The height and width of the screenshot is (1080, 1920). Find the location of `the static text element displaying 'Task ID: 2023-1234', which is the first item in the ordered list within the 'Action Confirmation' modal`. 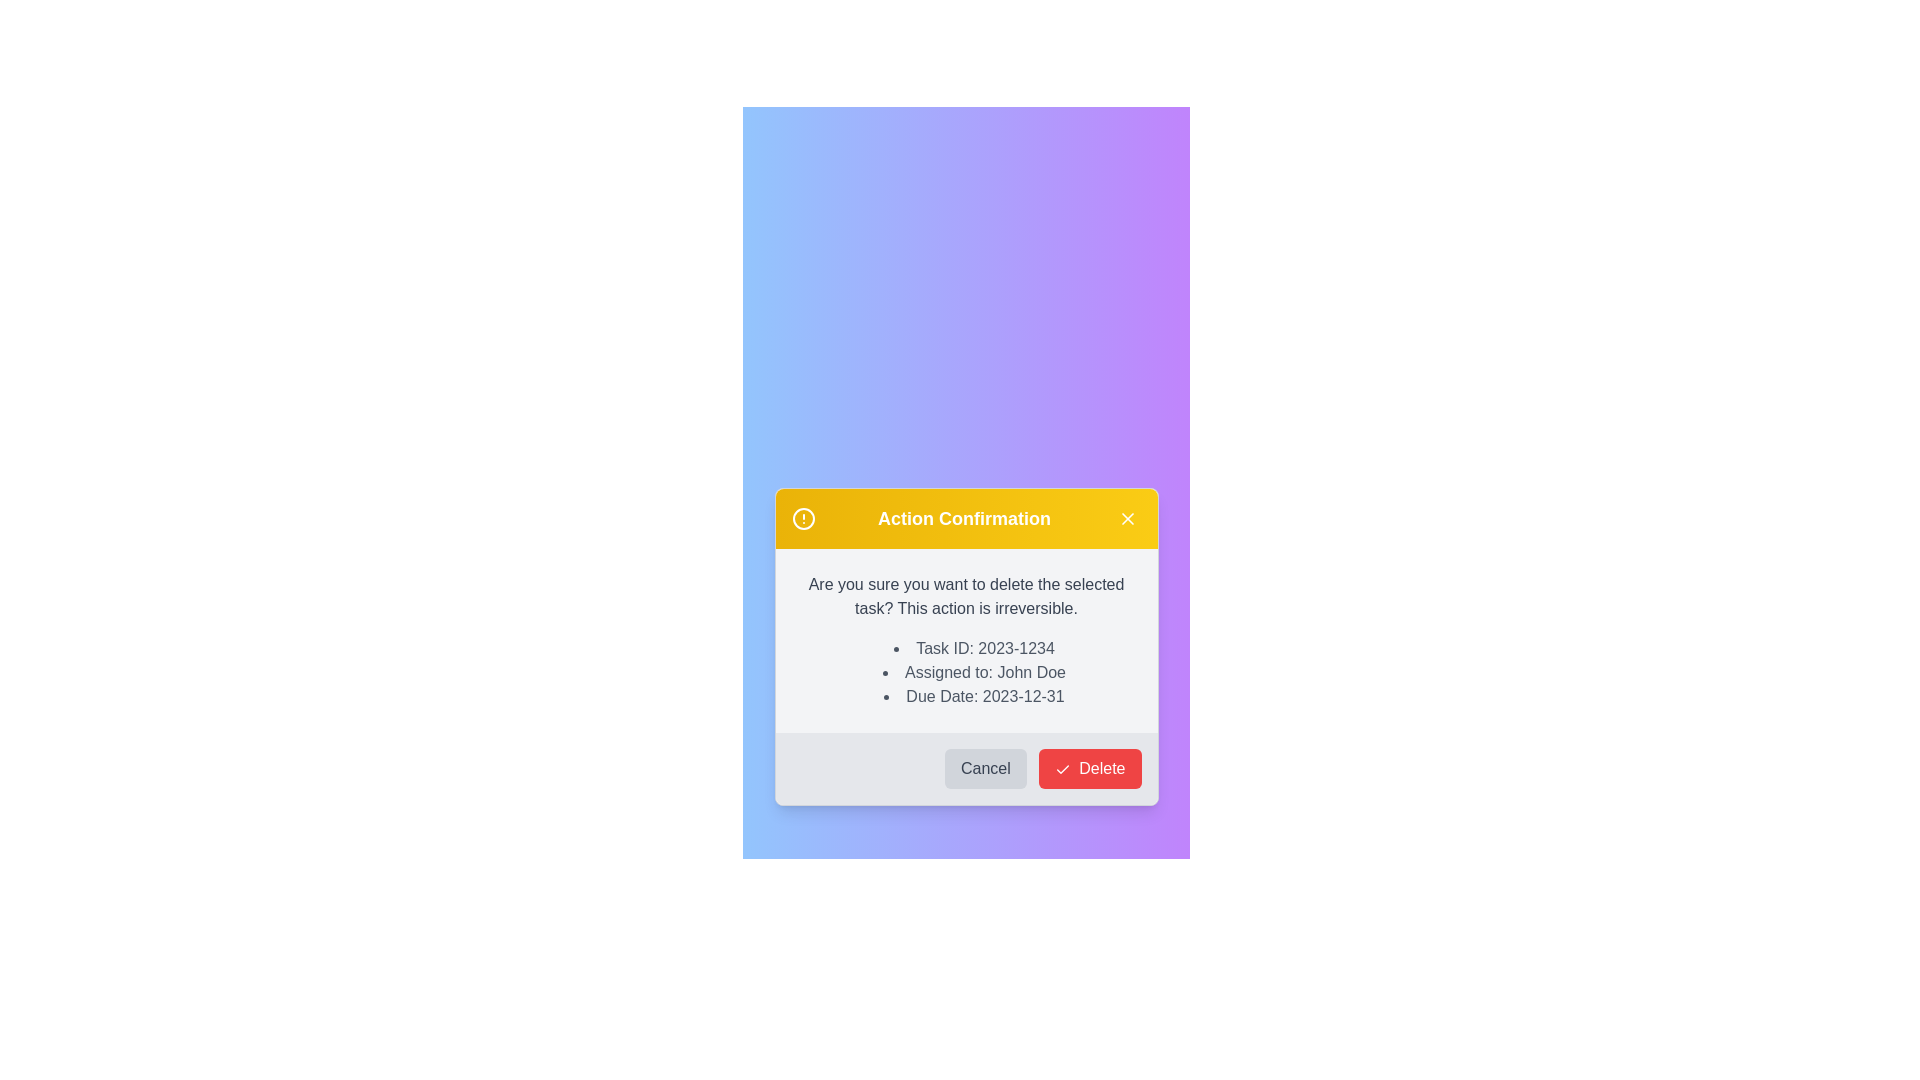

the static text element displaying 'Task ID: 2023-1234', which is the first item in the ordered list within the 'Action Confirmation' modal is located at coordinates (974, 648).